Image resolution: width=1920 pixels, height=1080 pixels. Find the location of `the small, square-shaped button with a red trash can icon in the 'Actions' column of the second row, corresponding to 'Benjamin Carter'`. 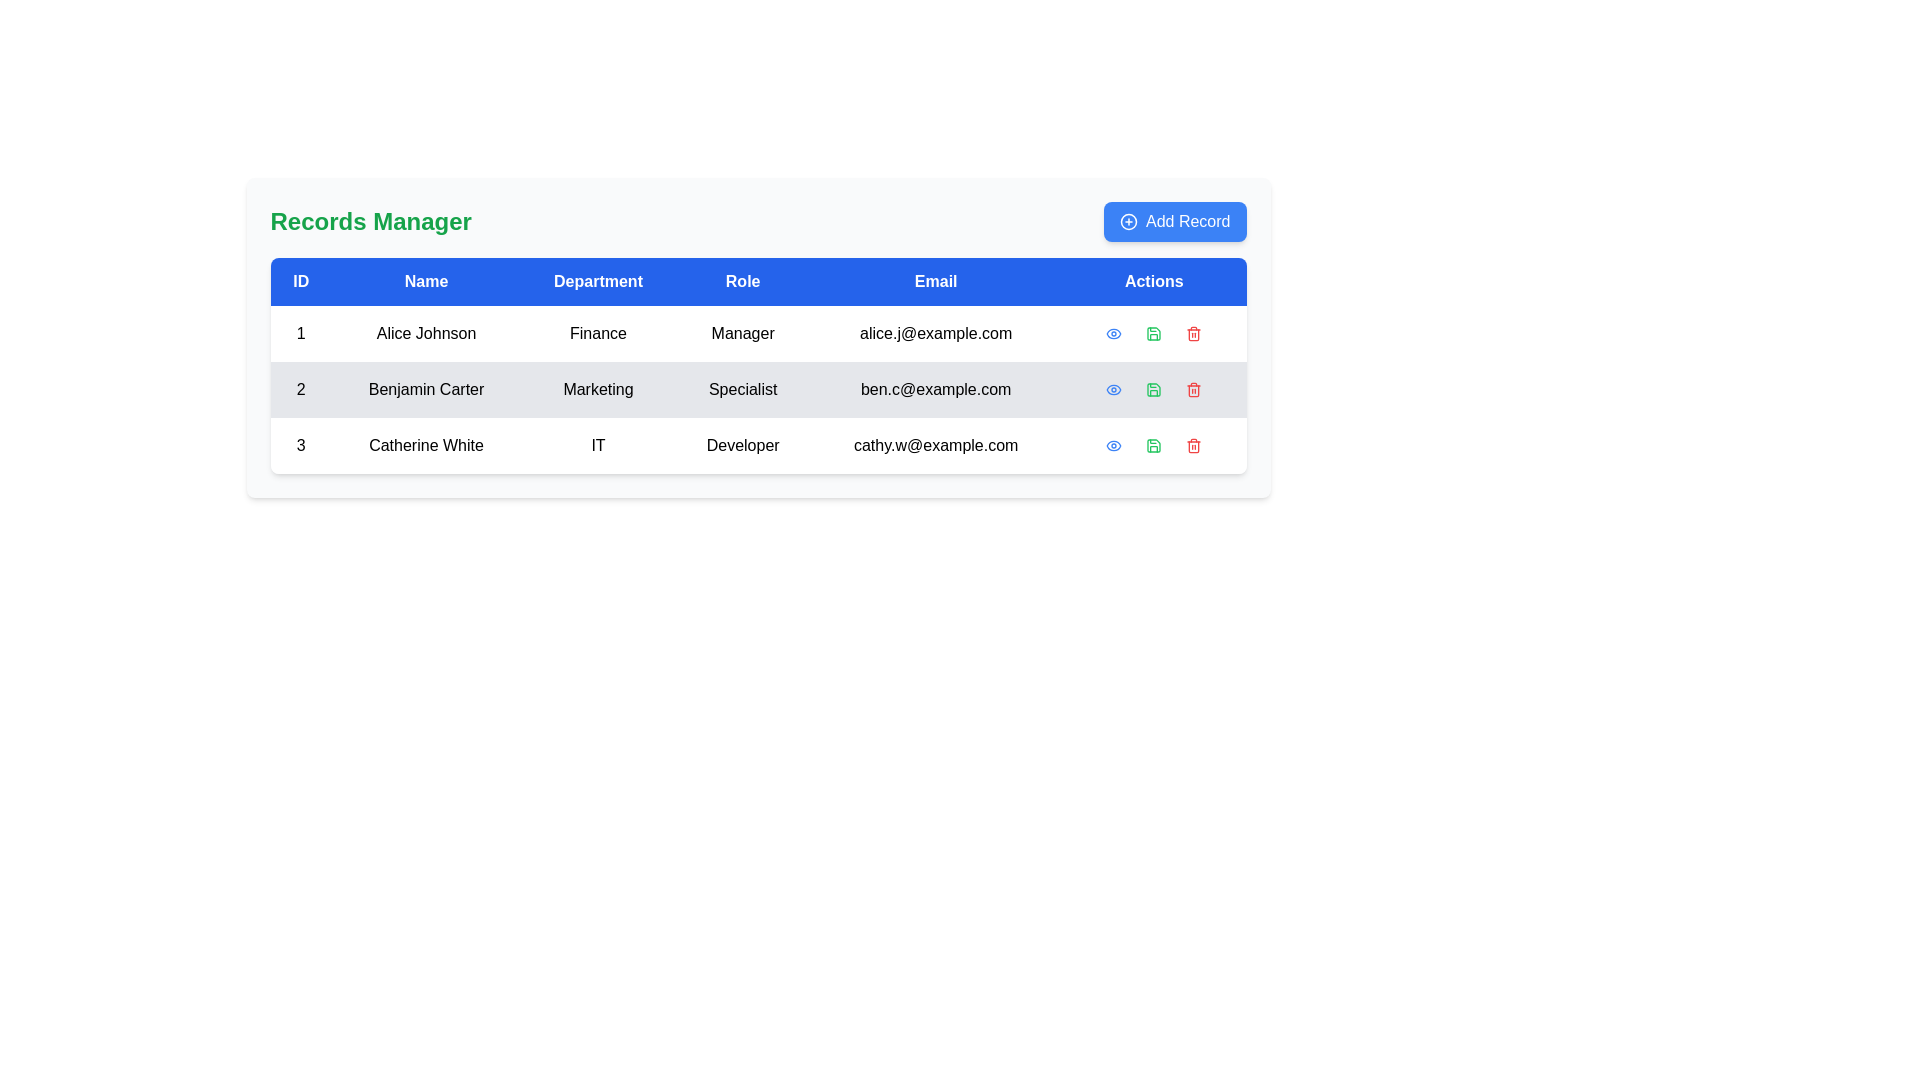

the small, square-shaped button with a red trash can icon in the 'Actions' column of the second row, corresponding to 'Benjamin Carter' is located at coordinates (1194, 389).